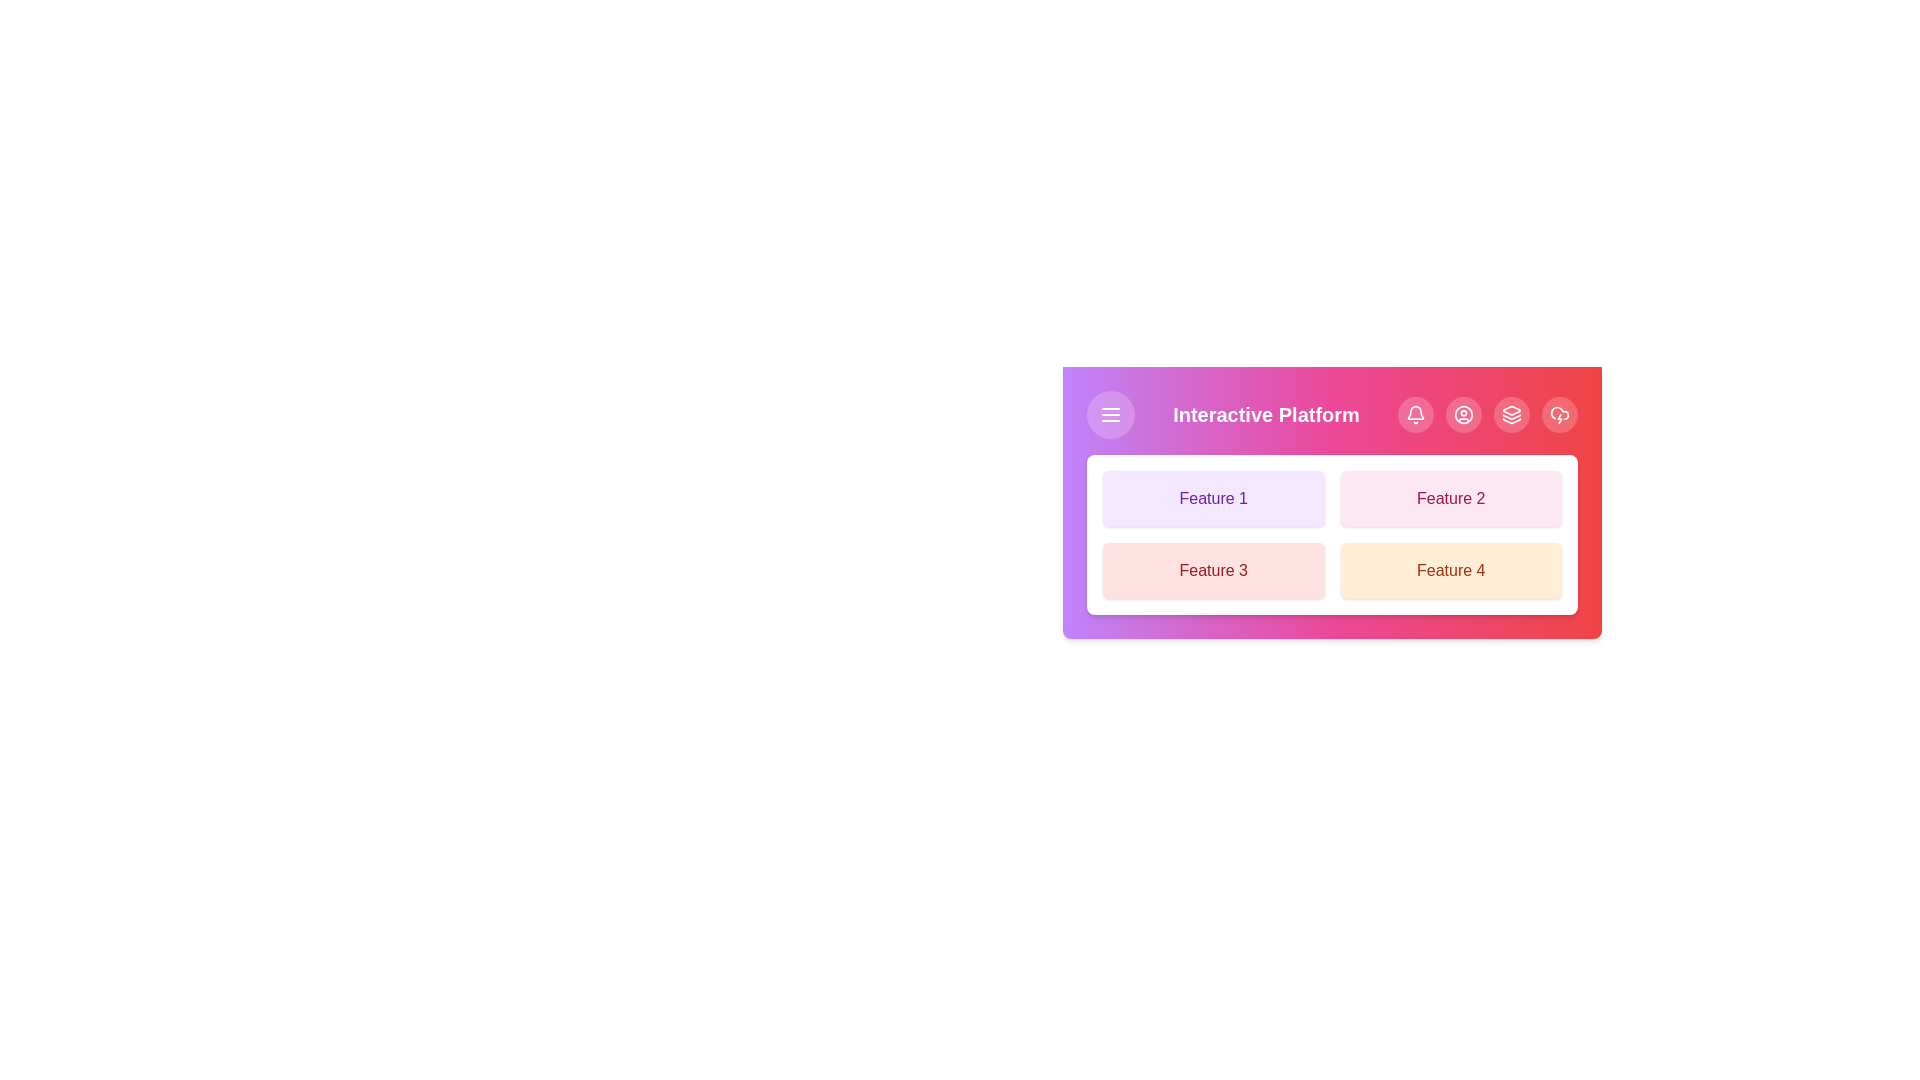 The image size is (1920, 1080). I want to click on the feature button corresponding to Feature 4, so click(1451, 570).